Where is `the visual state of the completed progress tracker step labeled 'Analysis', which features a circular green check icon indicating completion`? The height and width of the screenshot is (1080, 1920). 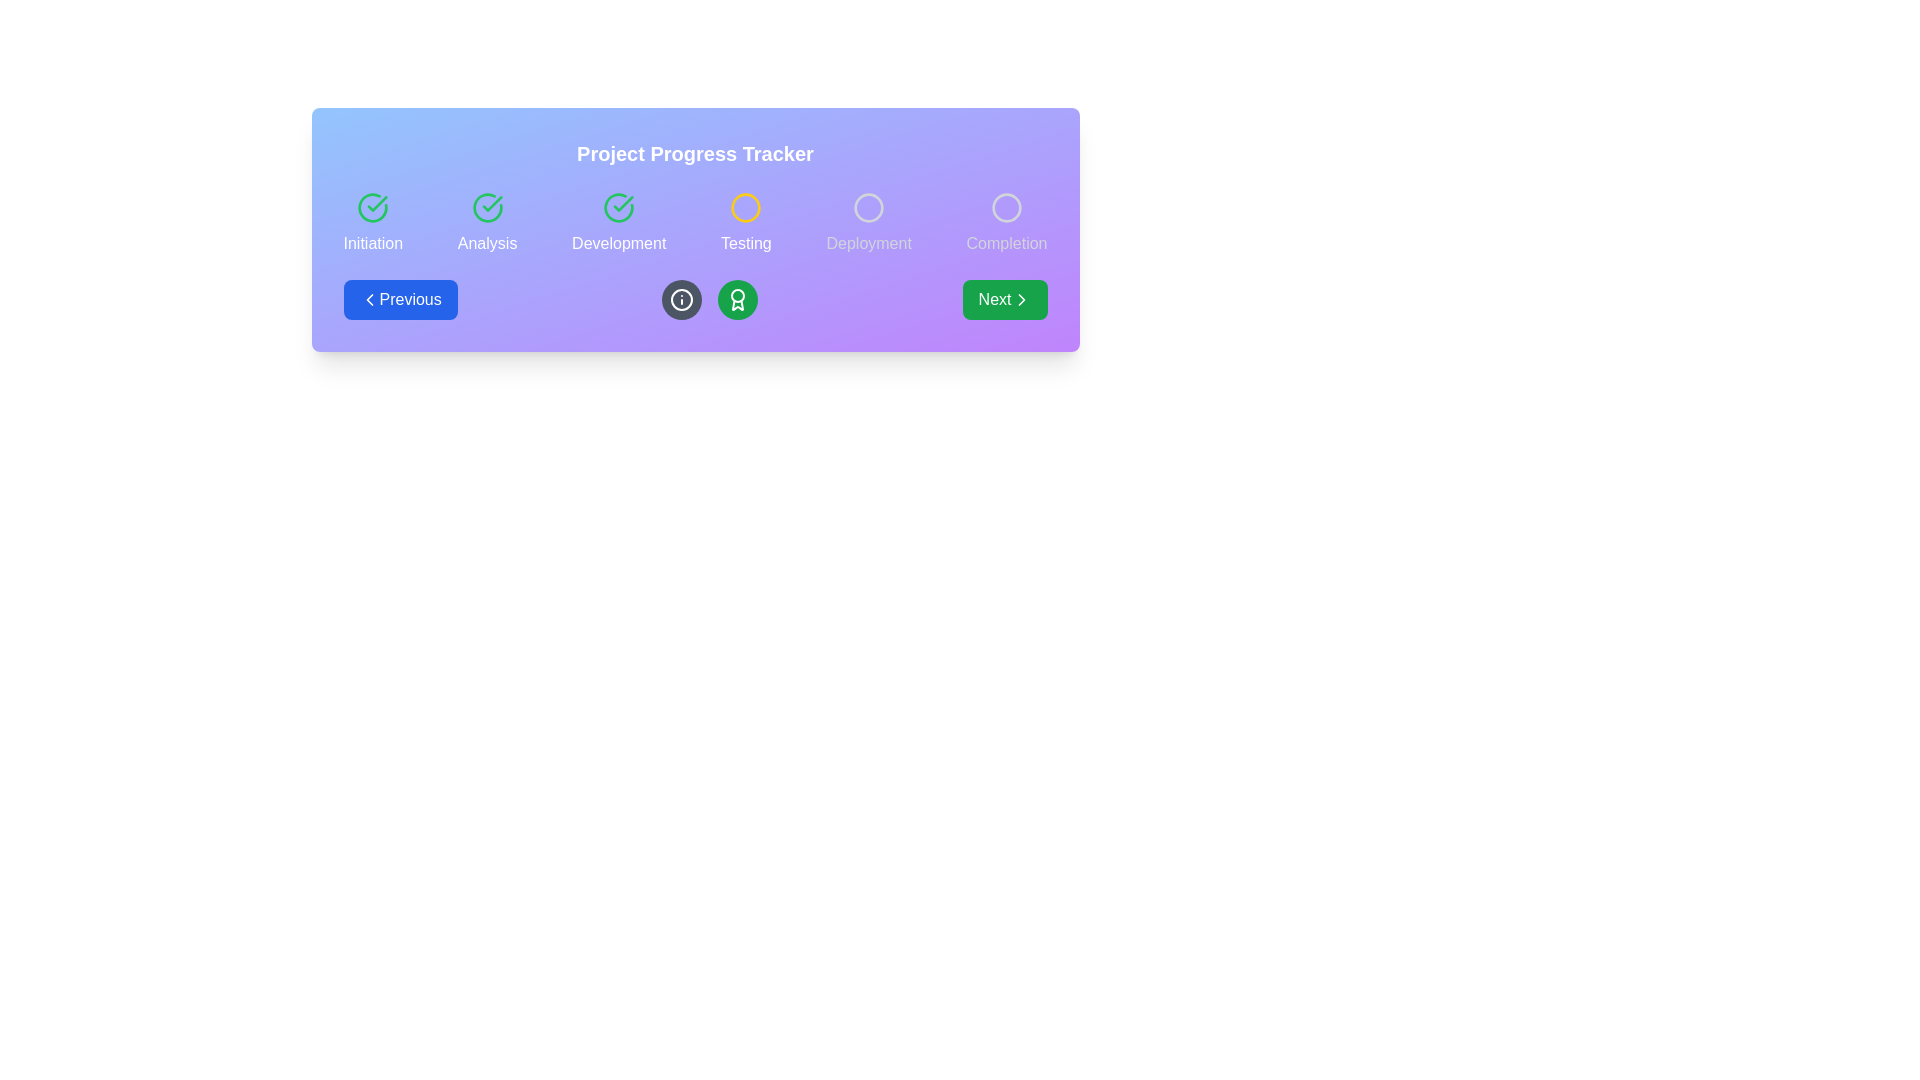 the visual state of the completed progress tracker step labeled 'Analysis', which features a circular green check icon indicating completion is located at coordinates (487, 223).